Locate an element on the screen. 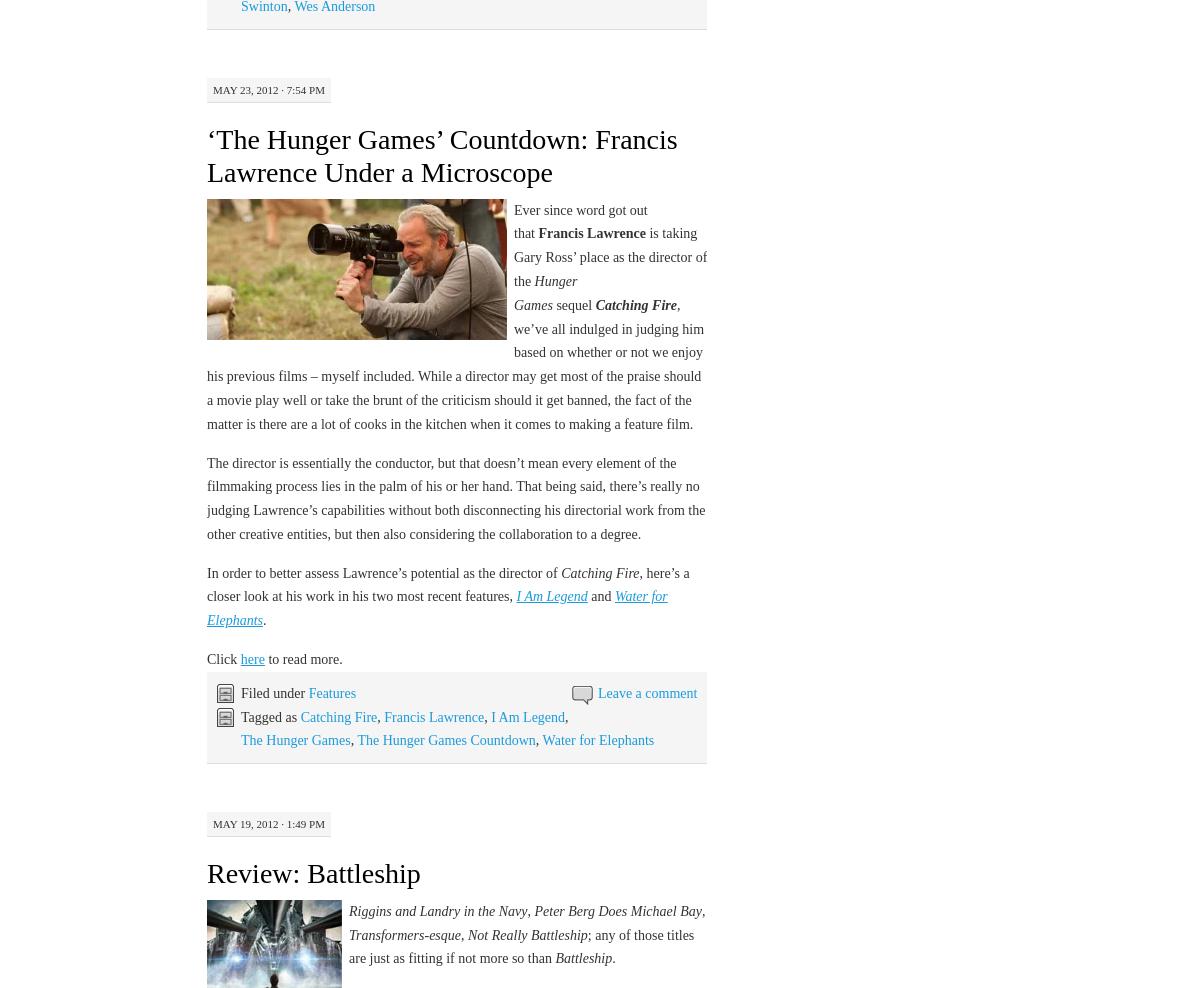  'to read more.' is located at coordinates (301, 658).